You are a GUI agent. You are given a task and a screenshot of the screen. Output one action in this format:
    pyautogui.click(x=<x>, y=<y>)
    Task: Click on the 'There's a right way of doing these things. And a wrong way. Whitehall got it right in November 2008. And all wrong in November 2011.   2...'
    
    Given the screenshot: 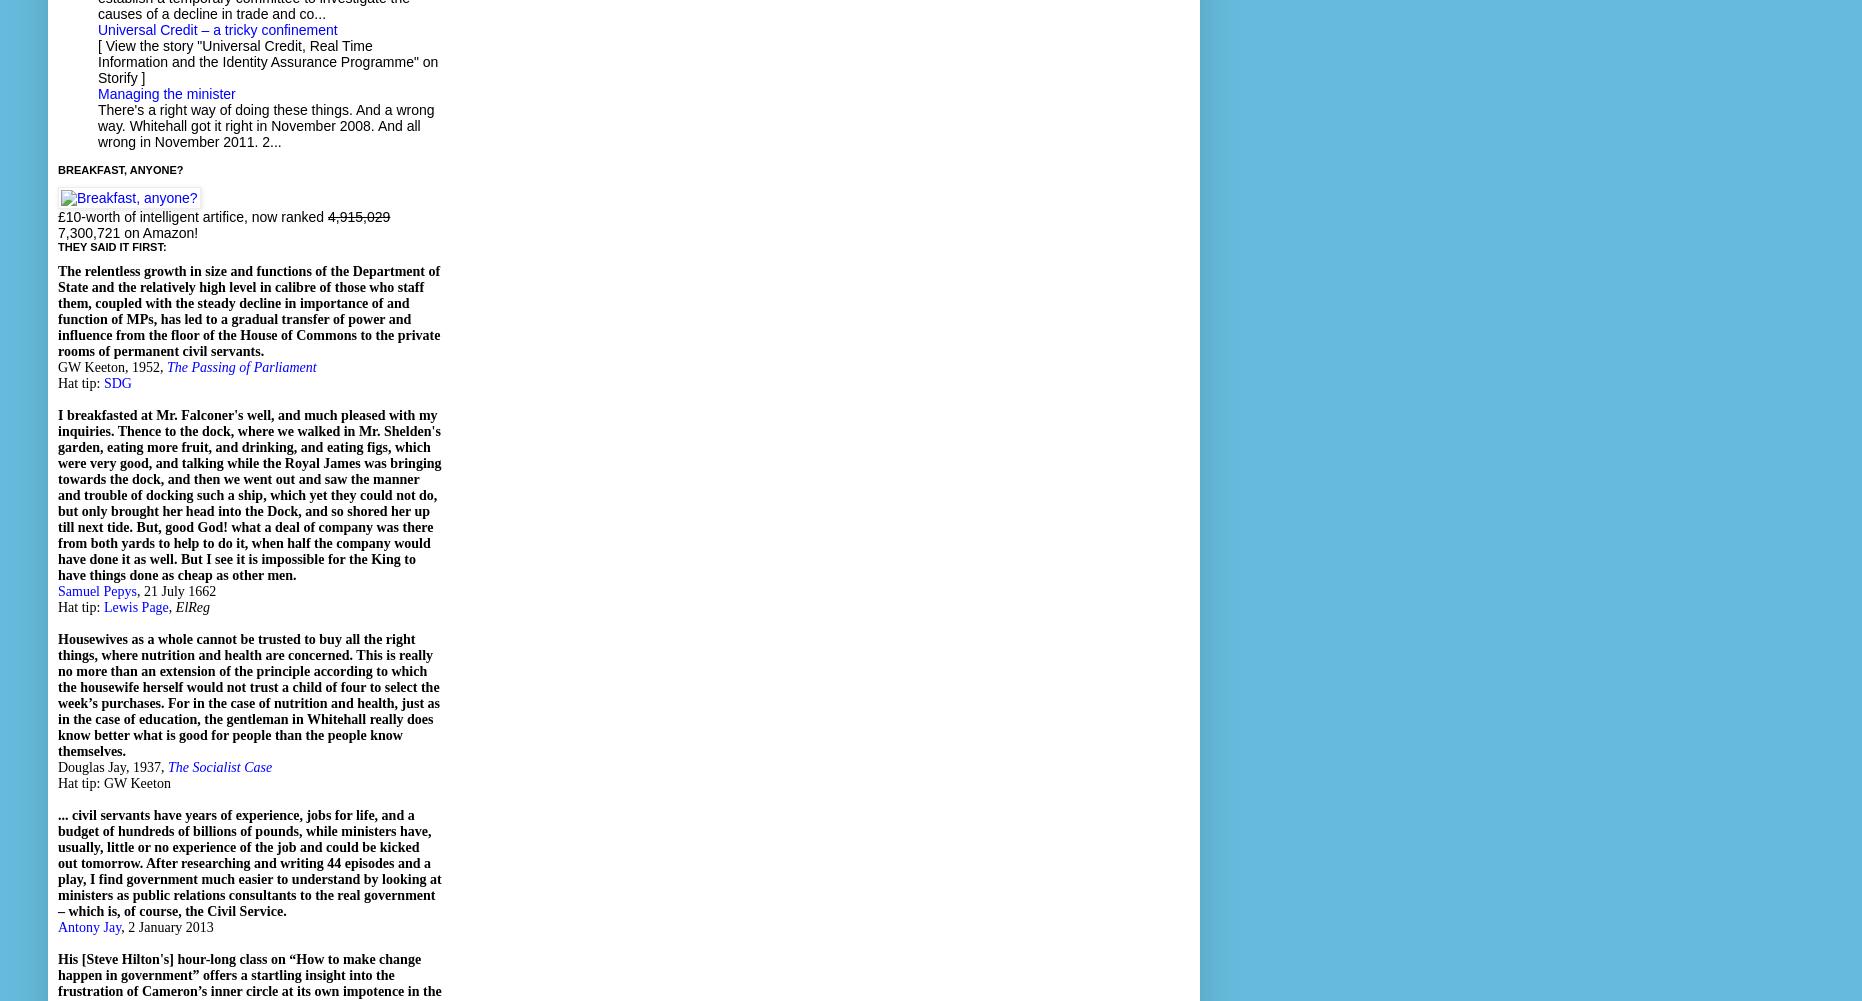 What is the action you would take?
    pyautogui.click(x=266, y=125)
    